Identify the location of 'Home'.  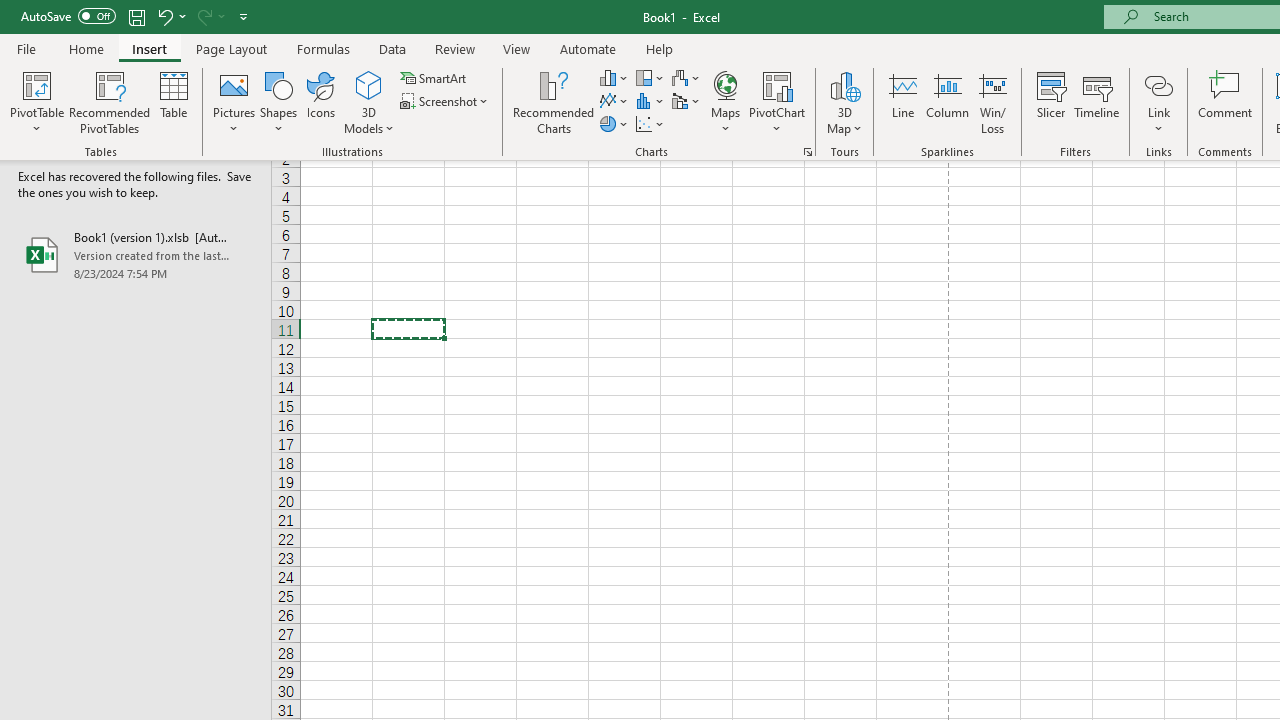
(85, 48).